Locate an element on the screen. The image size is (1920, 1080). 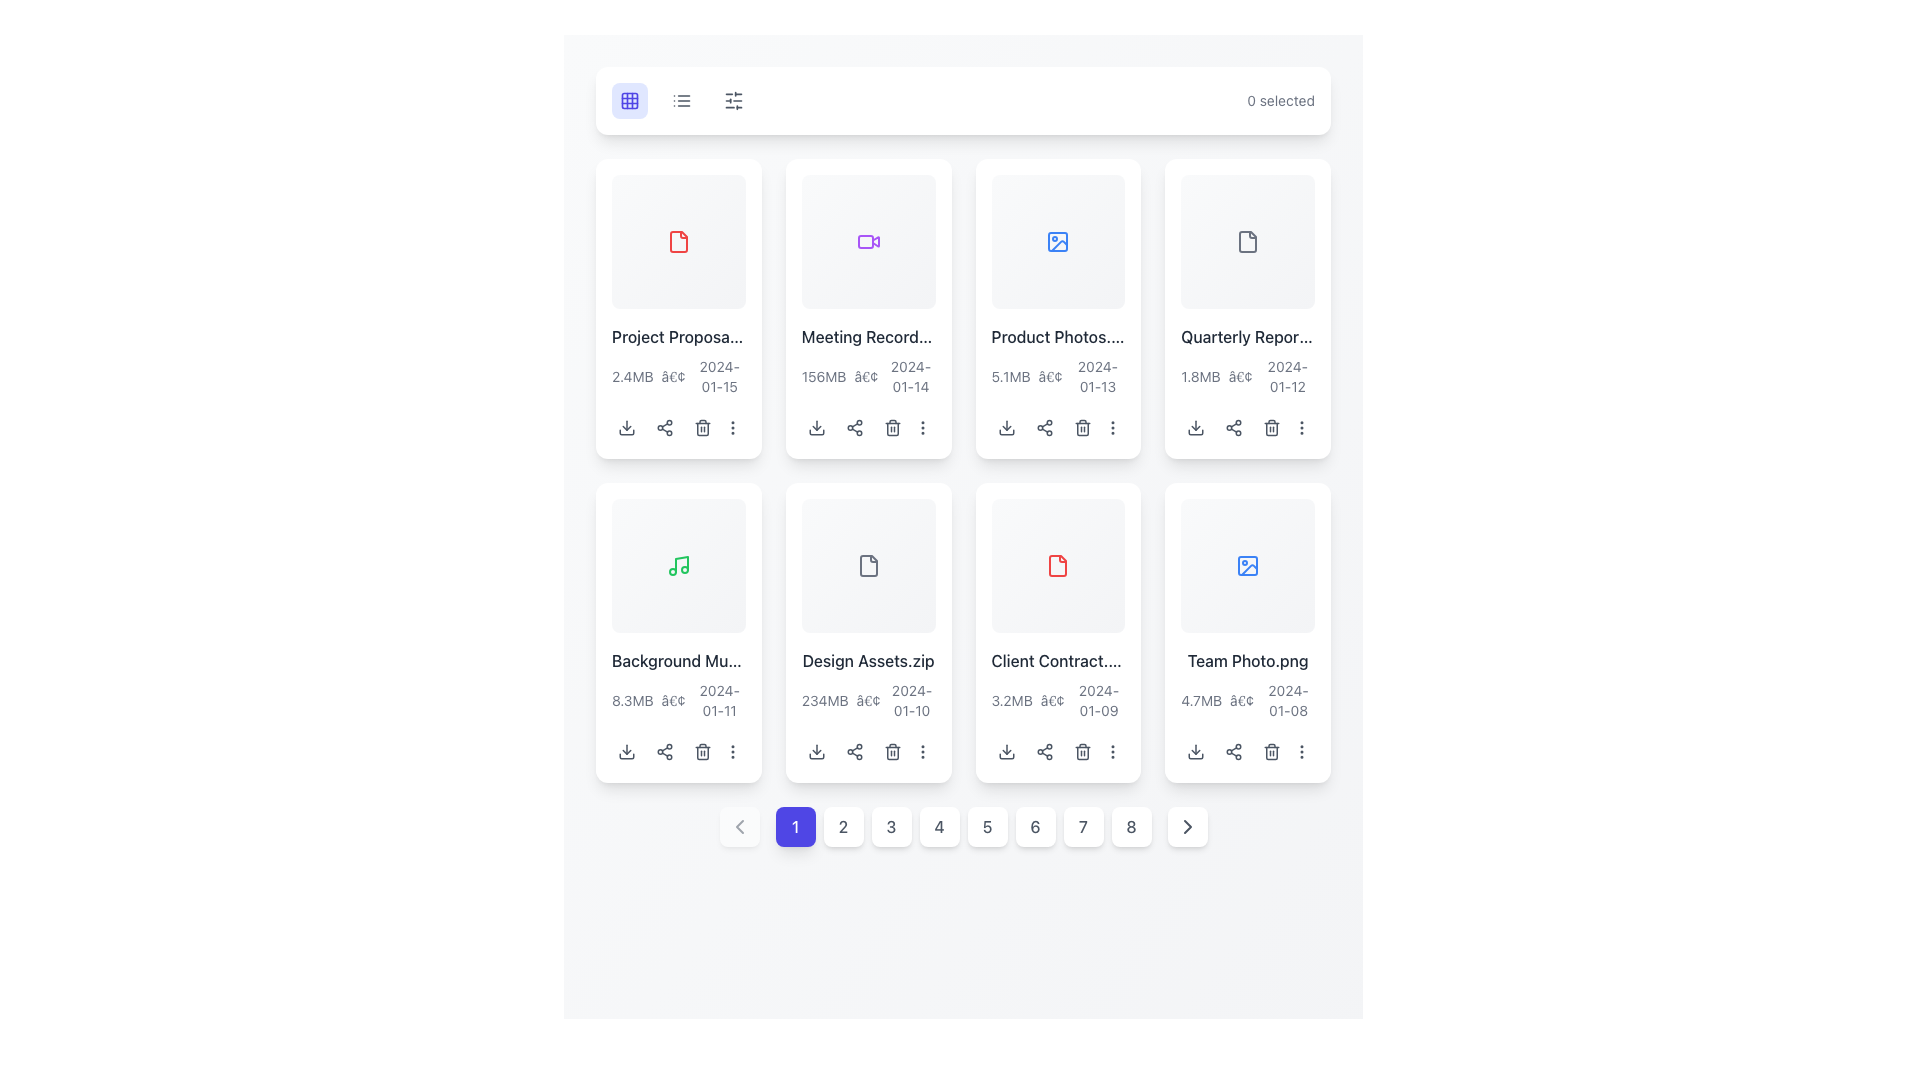
the vertical ellipsis icon located at the bottom-right corner of the 'Client Contract' card is located at coordinates (1111, 751).